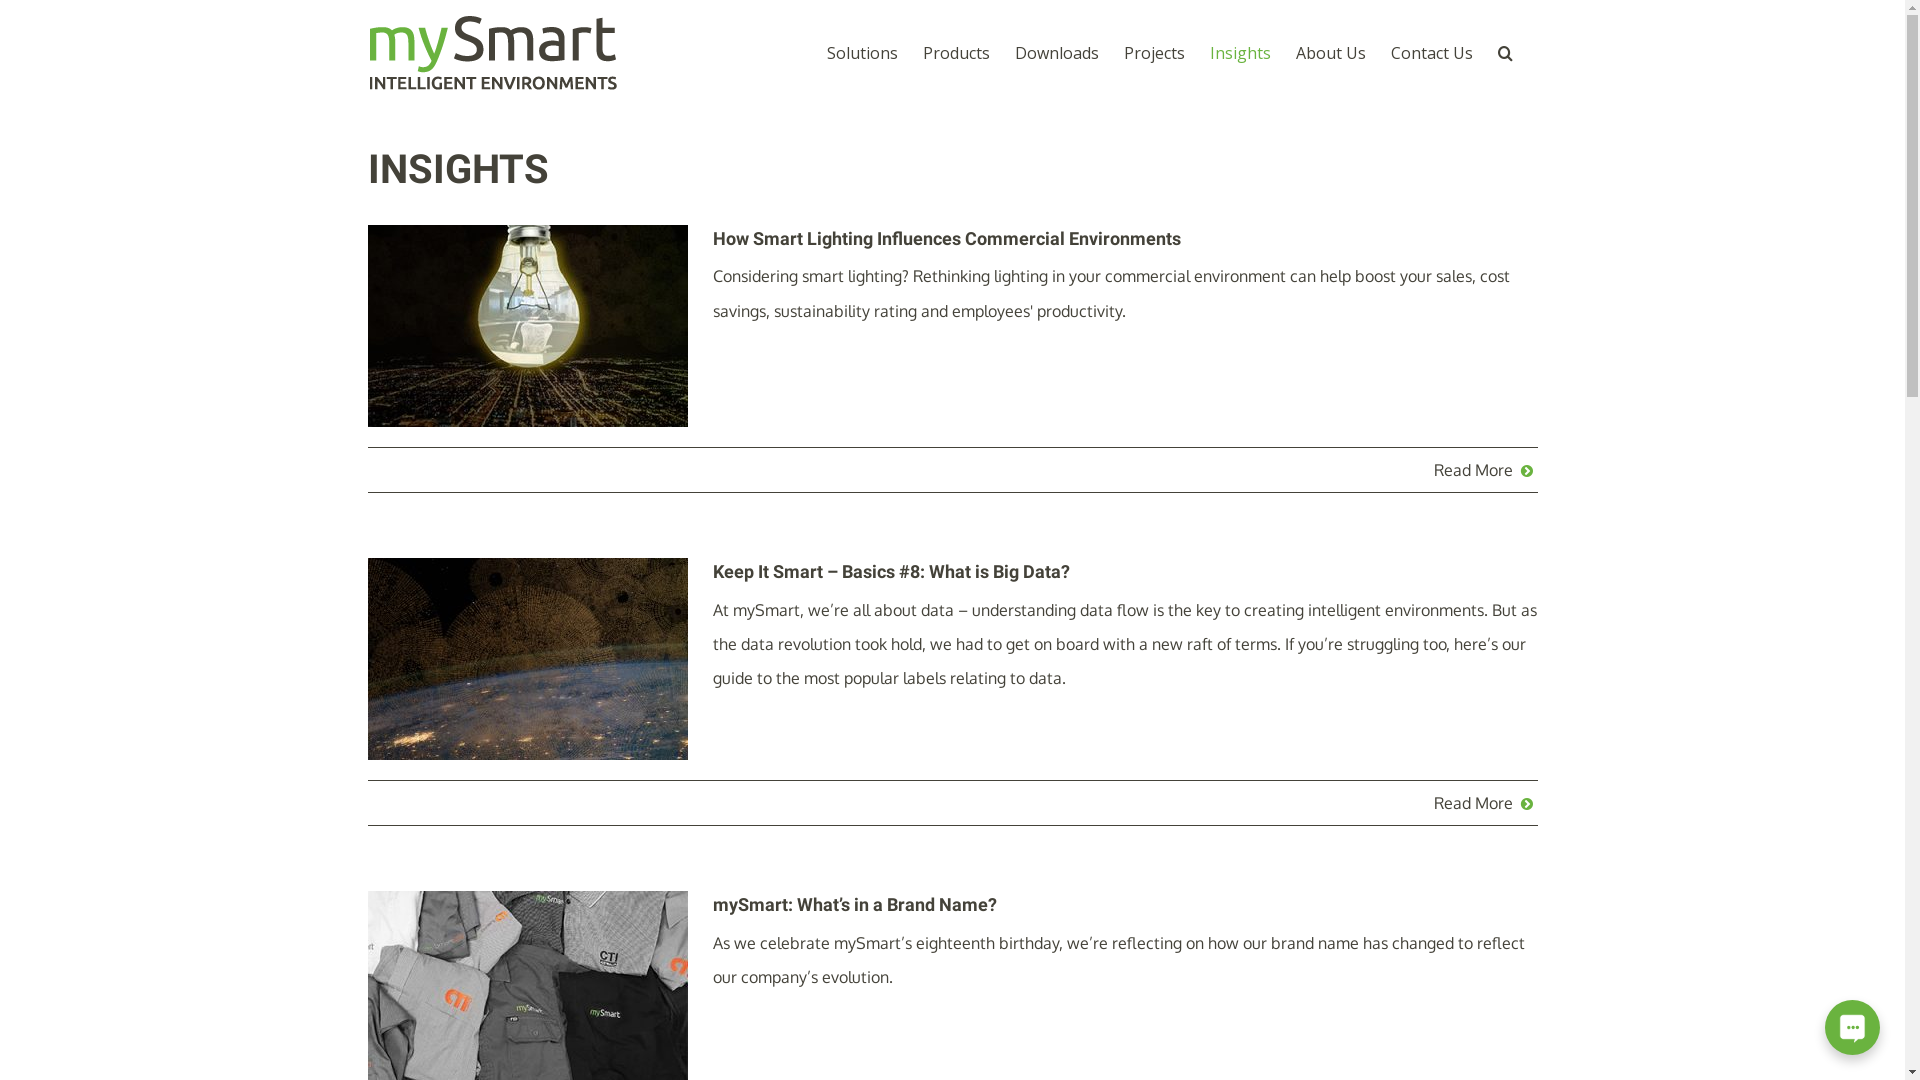  What do you see at coordinates (1505, 51) in the screenshot?
I see `'Search'` at bounding box center [1505, 51].